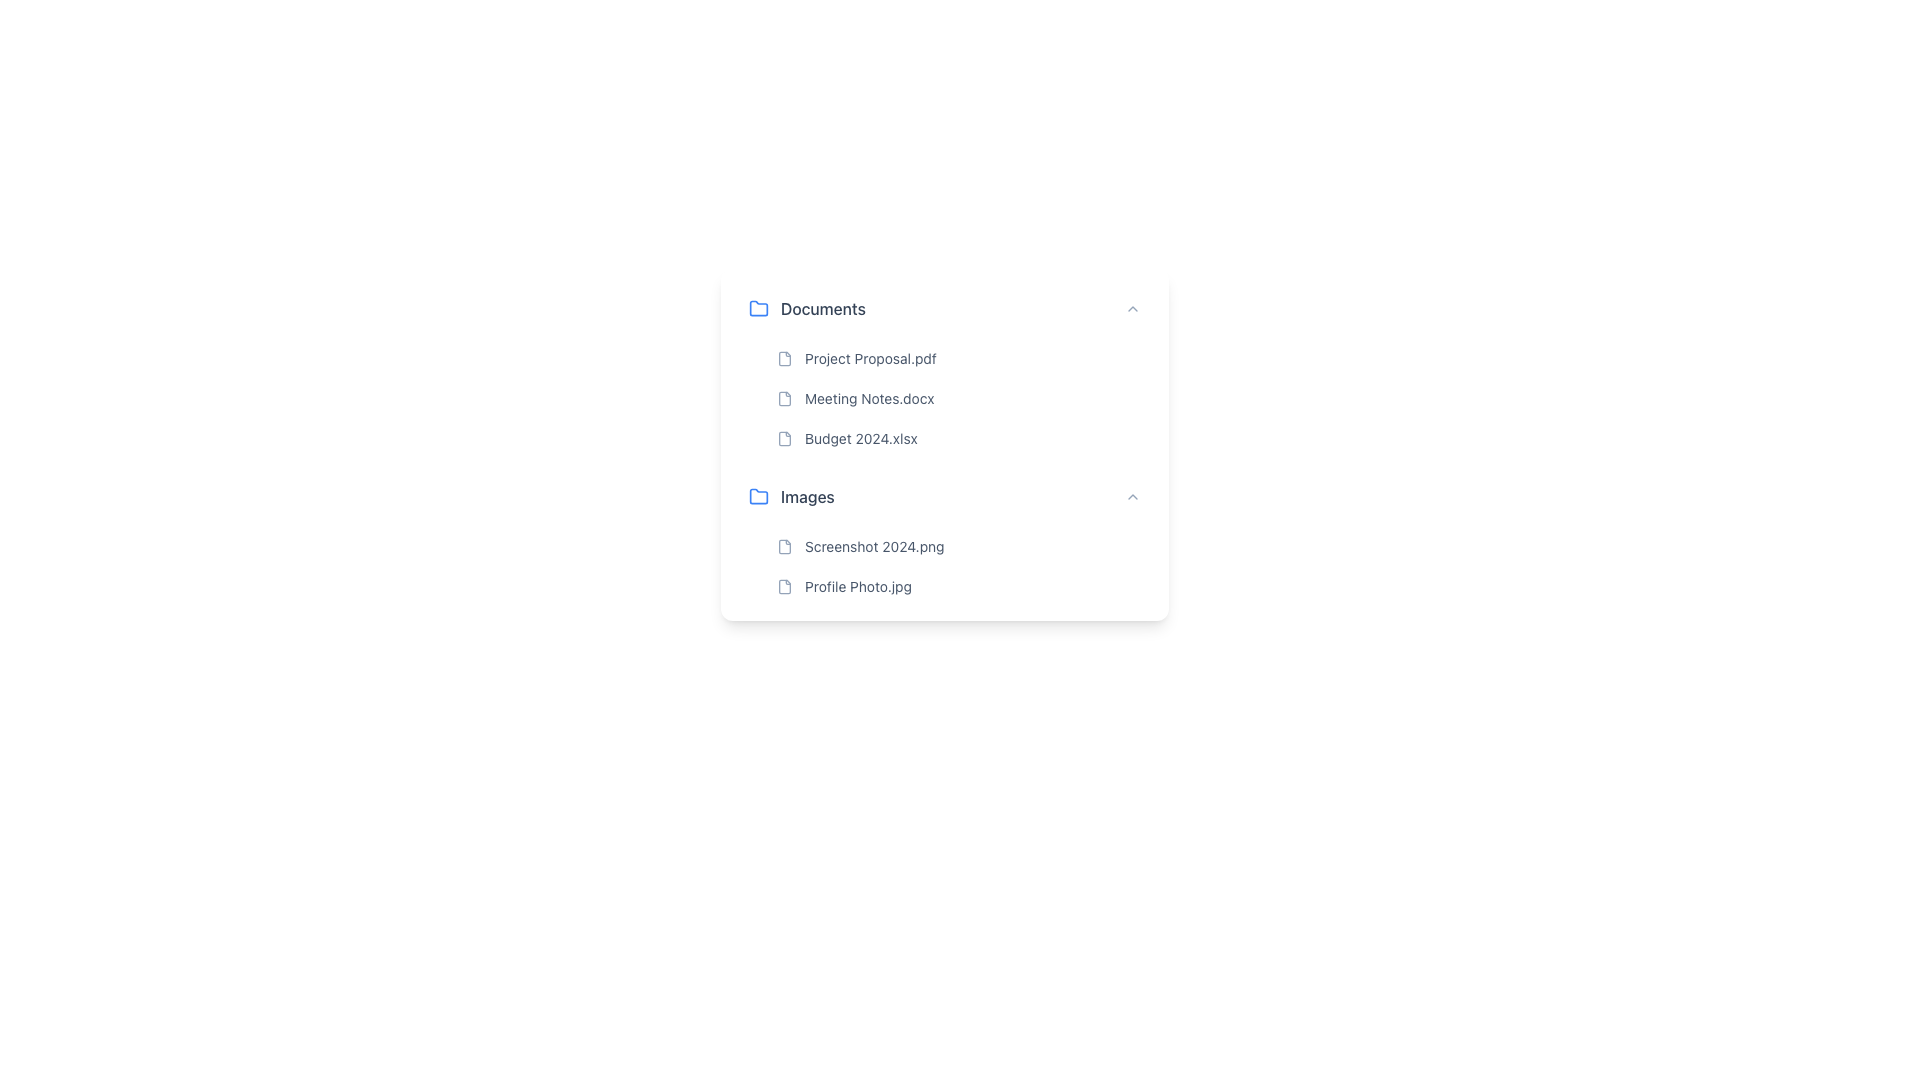  What do you see at coordinates (960, 357) in the screenshot?
I see `the 'Project Proposal.pdf' file entry` at bounding box center [960, 357].